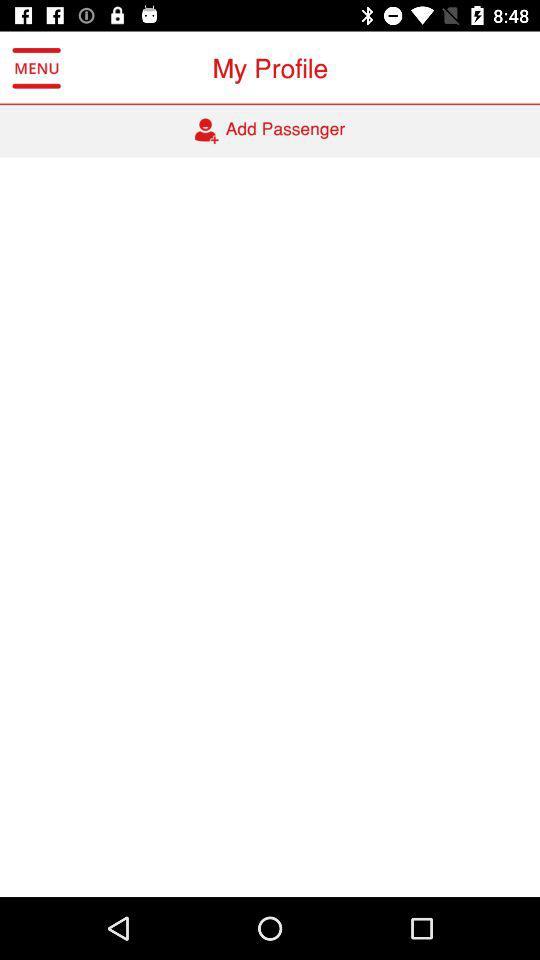 This screenshot has width=540, height=960. Describe the element at coordinates (36, 68) in the screenshot. I see `the item to the left of add passenger` at that location.